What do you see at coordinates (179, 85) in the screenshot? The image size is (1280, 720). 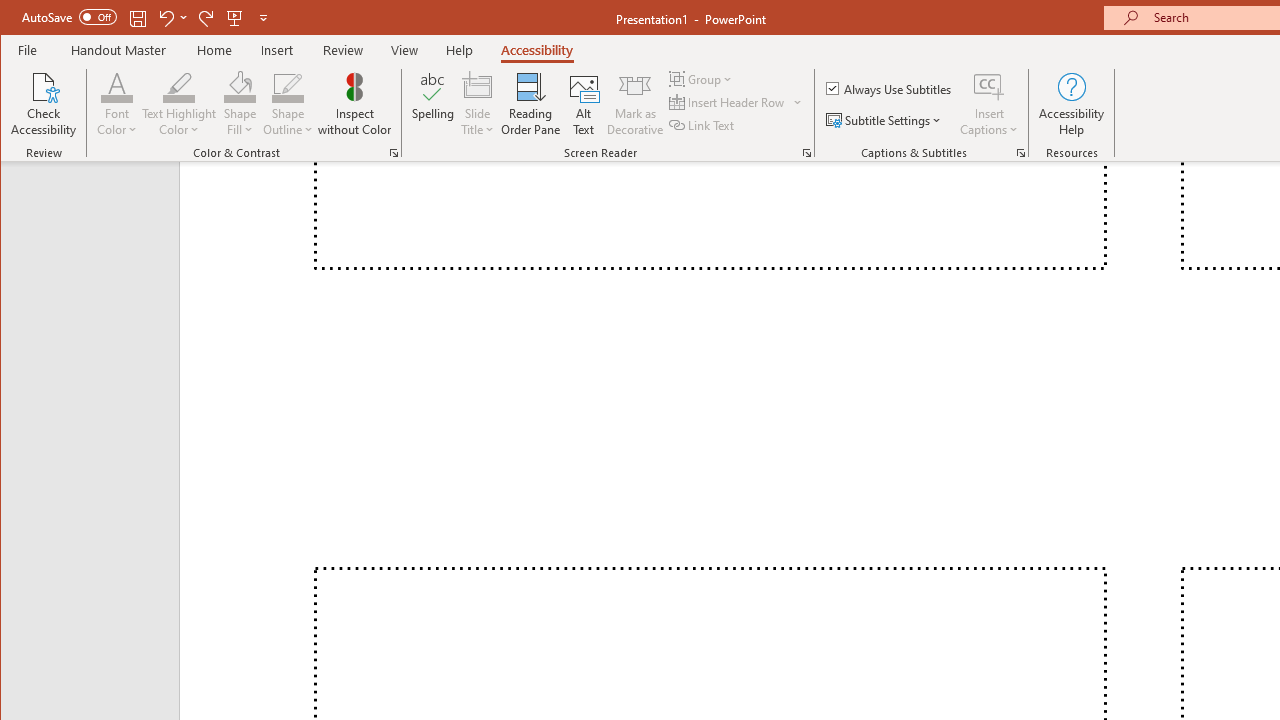 I see `'Text Highlight Color'` at bounding box center [179, 85].